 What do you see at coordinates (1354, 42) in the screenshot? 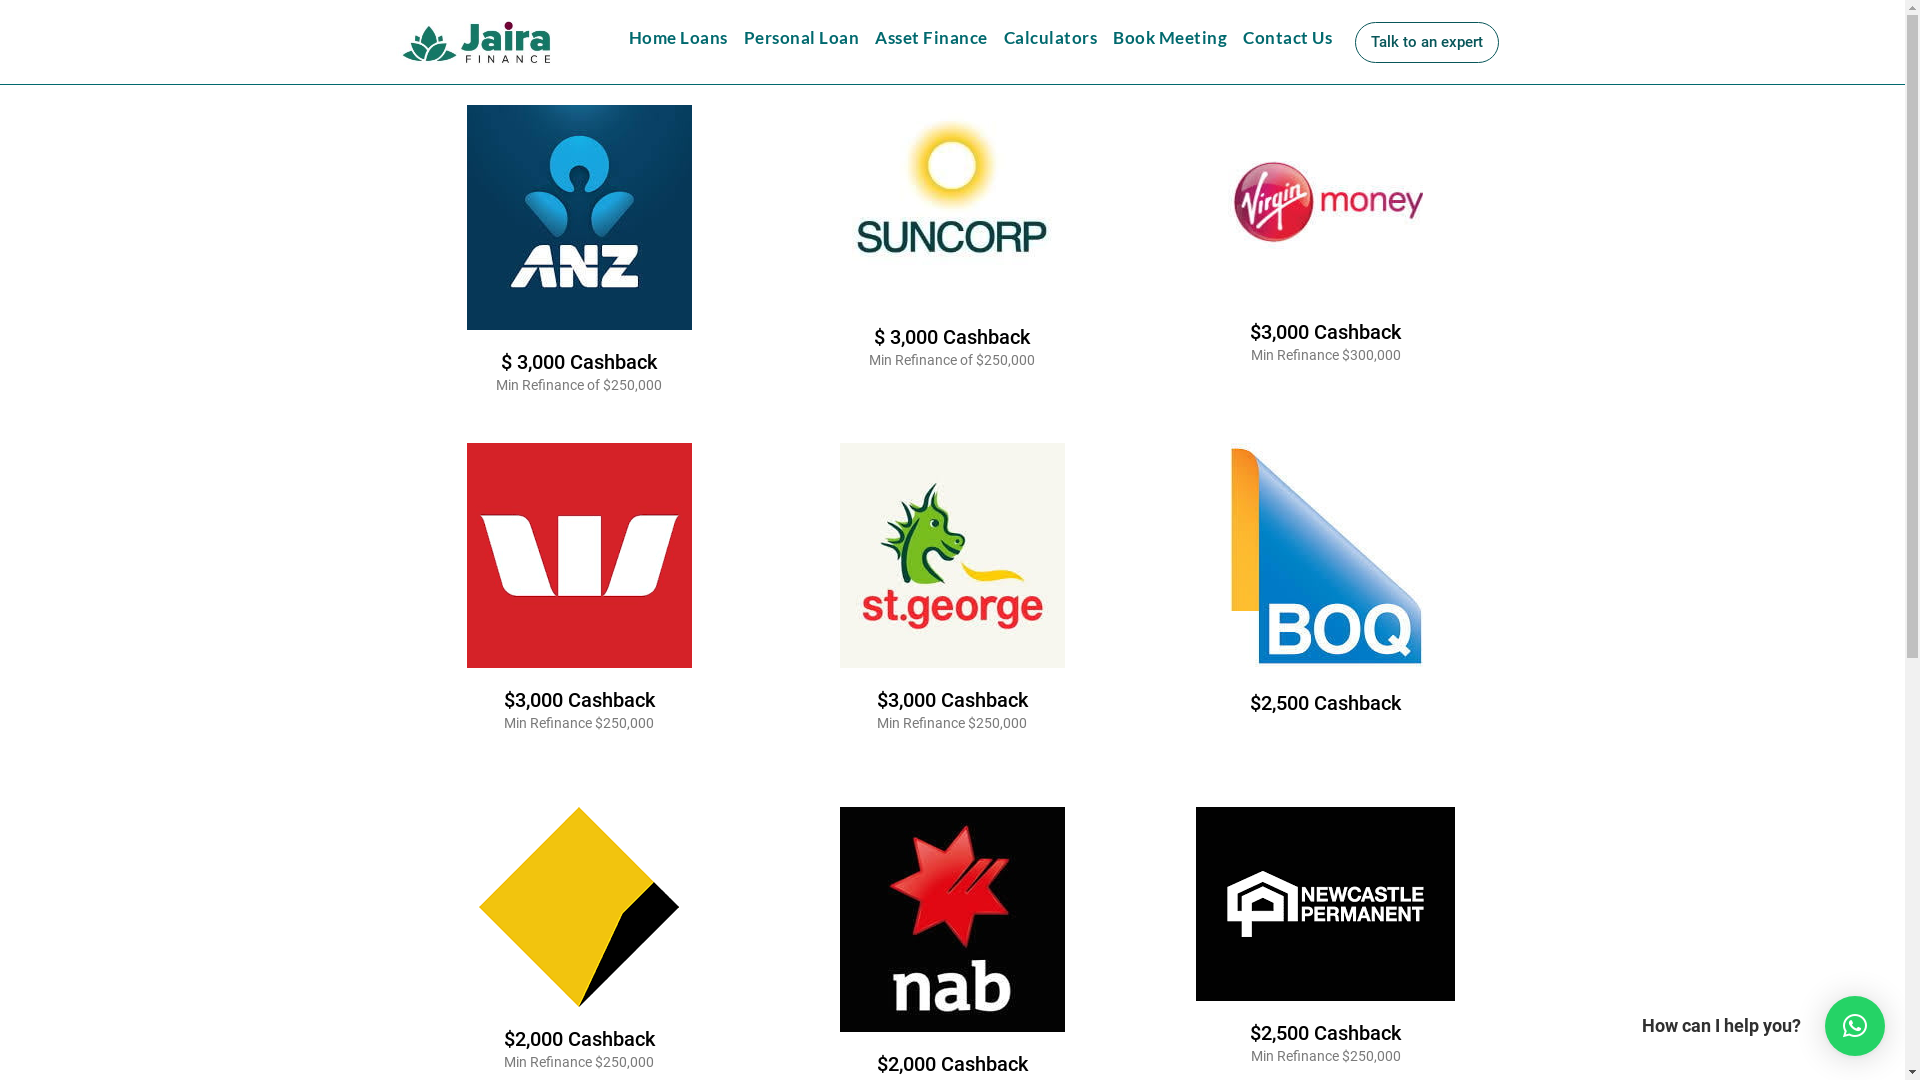
I see `'Talk to an expert'` at bounding box center [1354, 42].